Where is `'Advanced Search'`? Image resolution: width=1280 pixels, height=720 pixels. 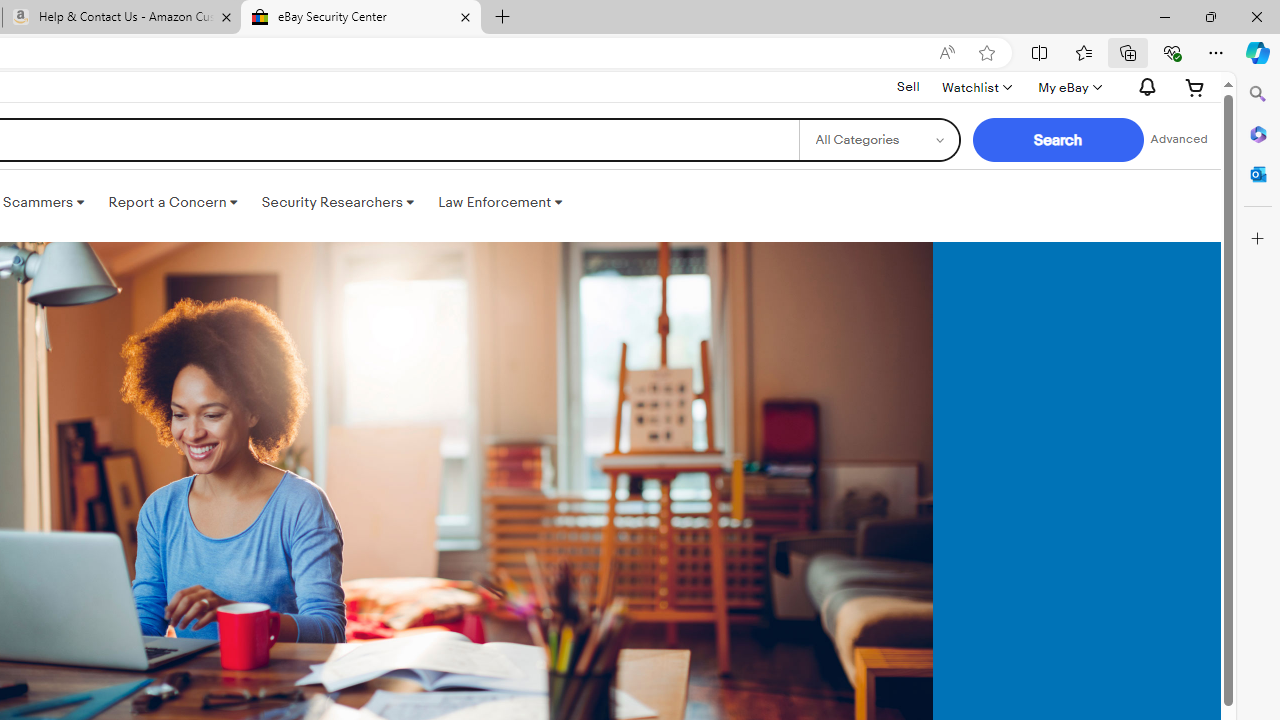 'Advanced Search' is located at coordinates (1179, 139).